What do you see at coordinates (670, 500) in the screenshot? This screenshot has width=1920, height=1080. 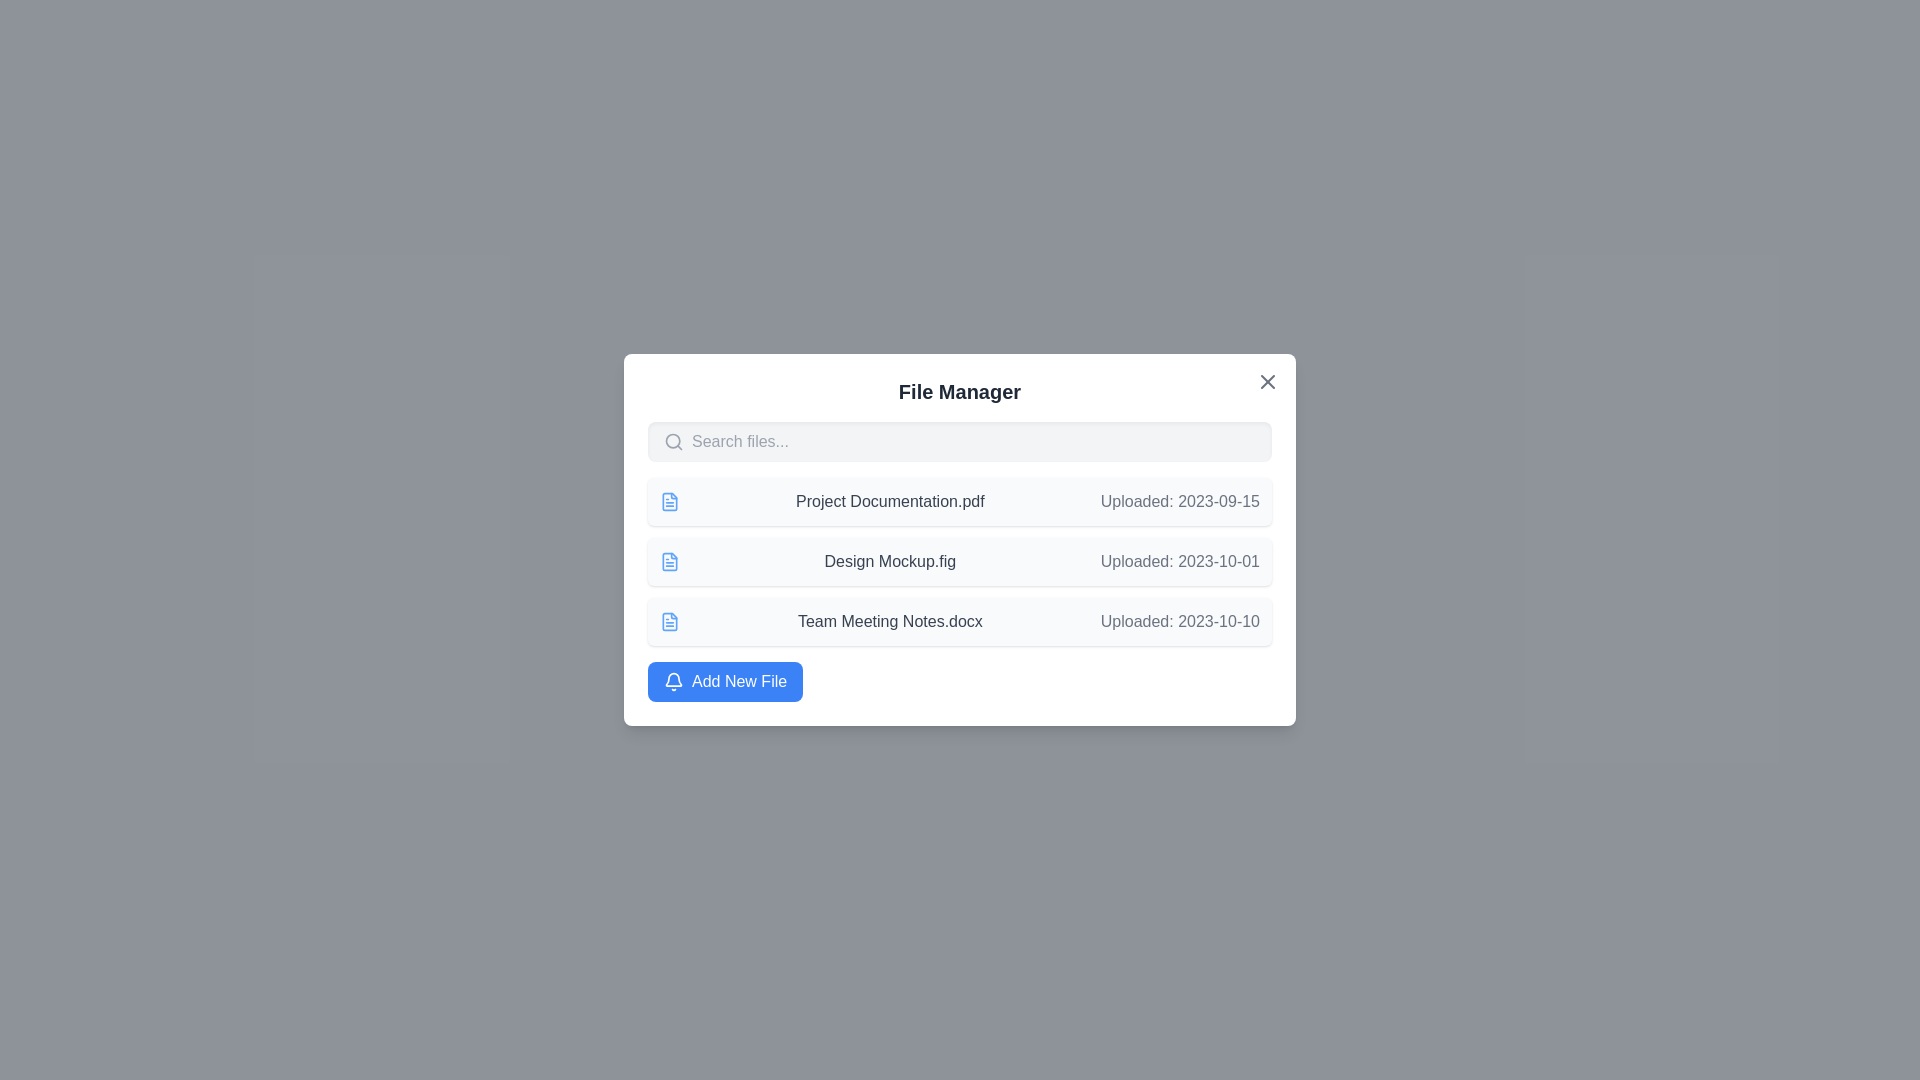 I see `the icon representing 'Project Documentation.pdf' in the file manager interface` at bounding box center [670, 500].